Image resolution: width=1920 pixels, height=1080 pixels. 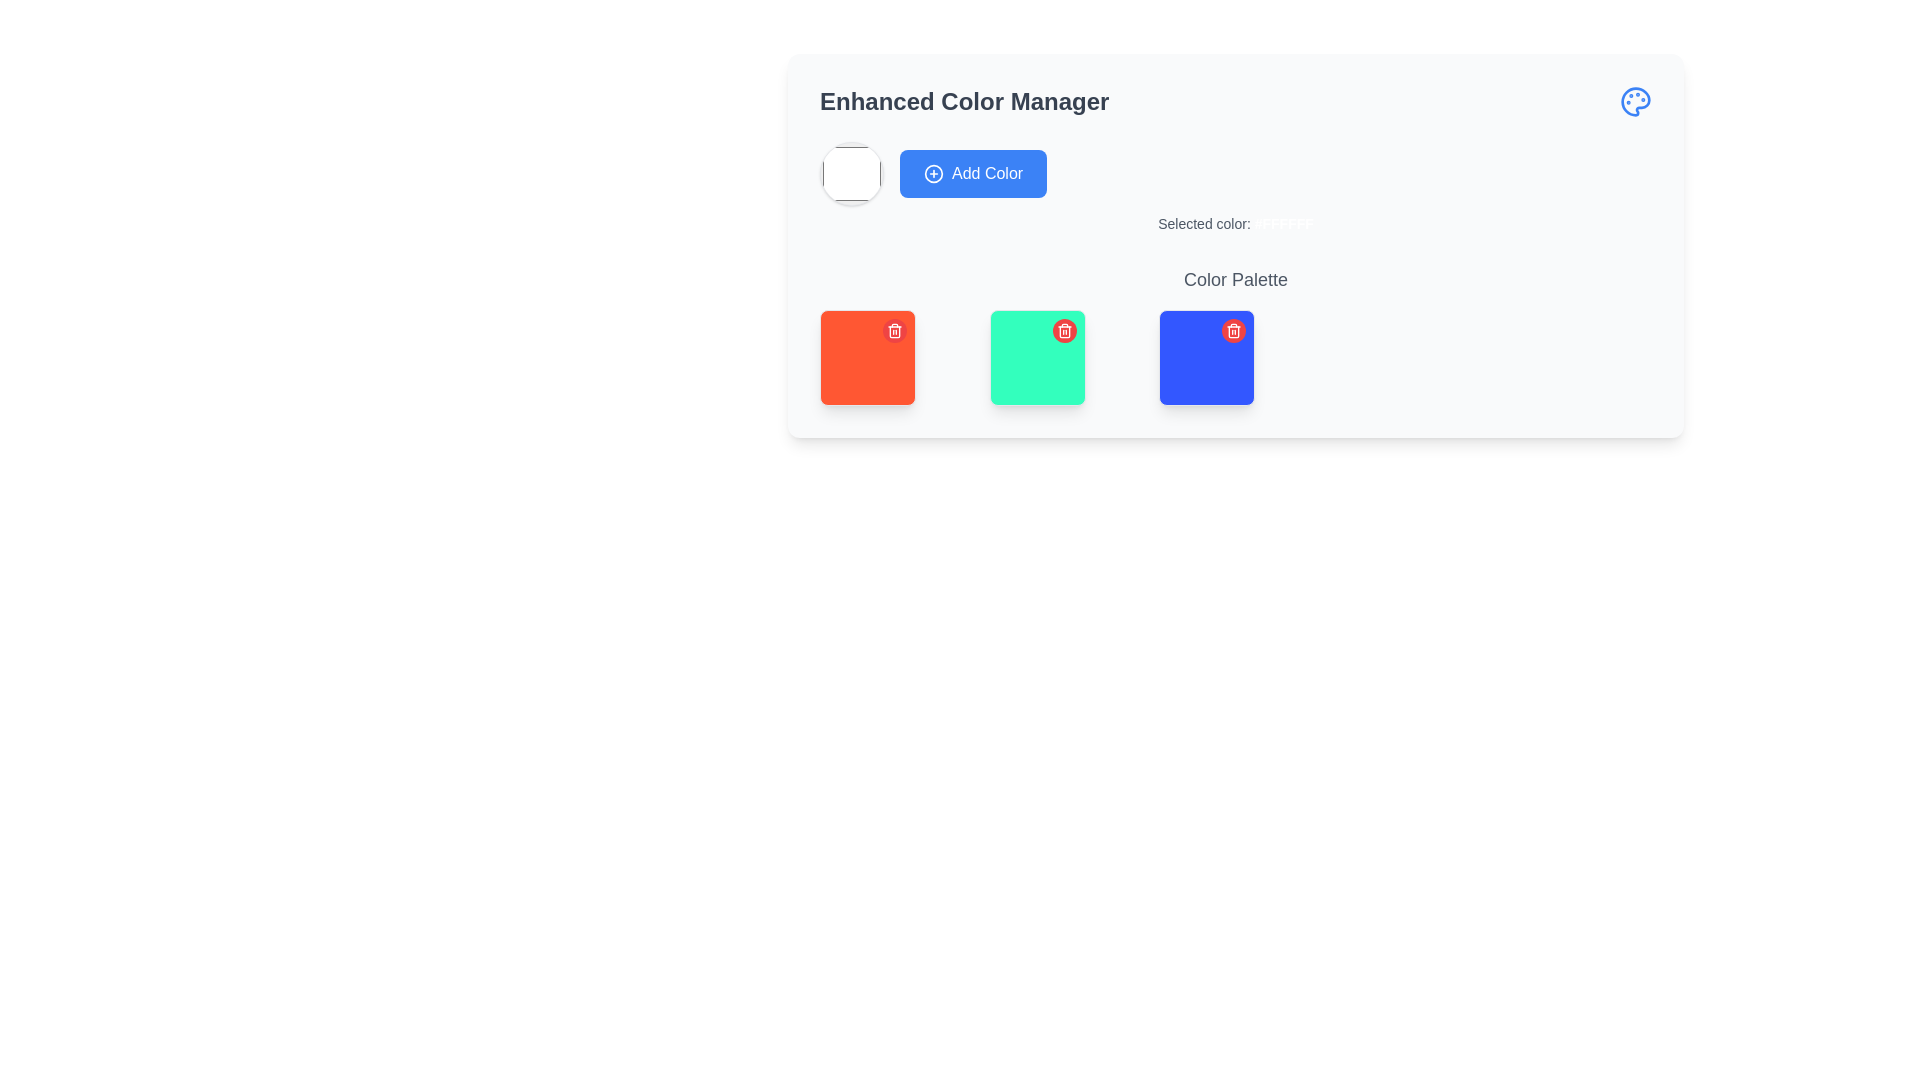 I want to click on text label that identifies the grid of colors as 'Color Palette', positioned at the center-top of the section above the color blocks, so click(x=1235, y=280).